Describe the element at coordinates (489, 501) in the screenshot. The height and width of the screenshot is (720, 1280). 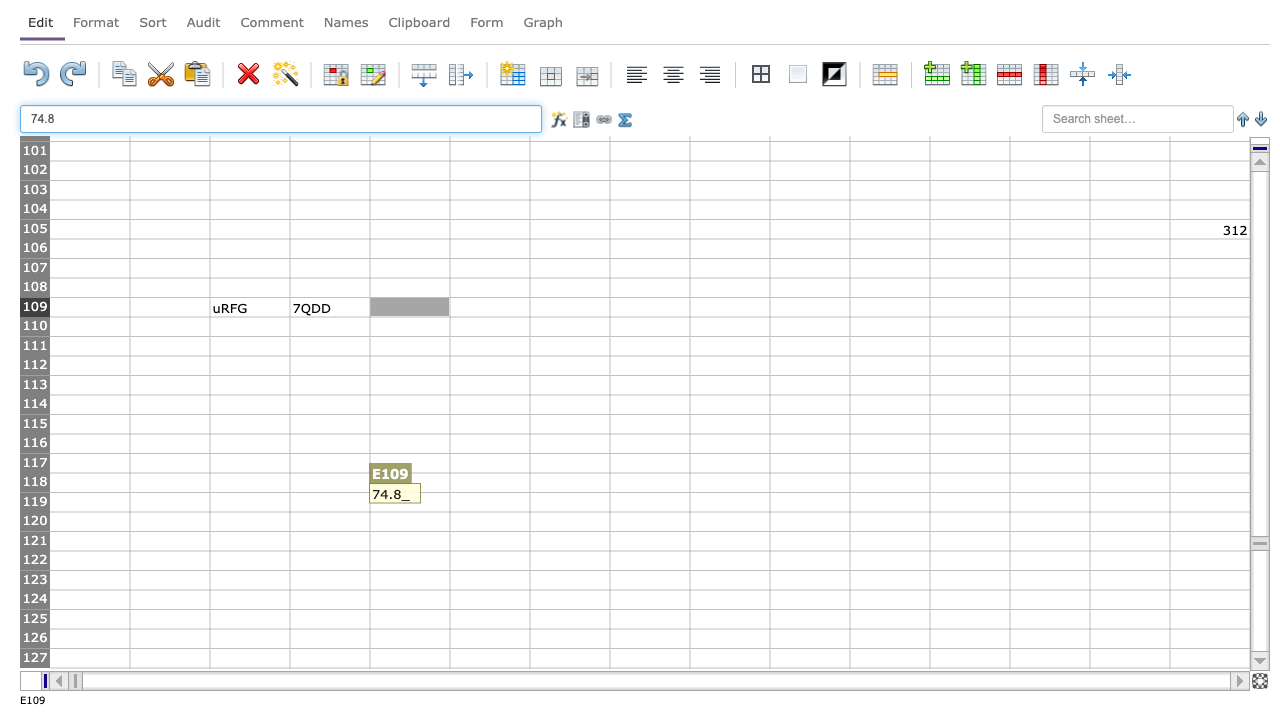
I see `F119` at that location.